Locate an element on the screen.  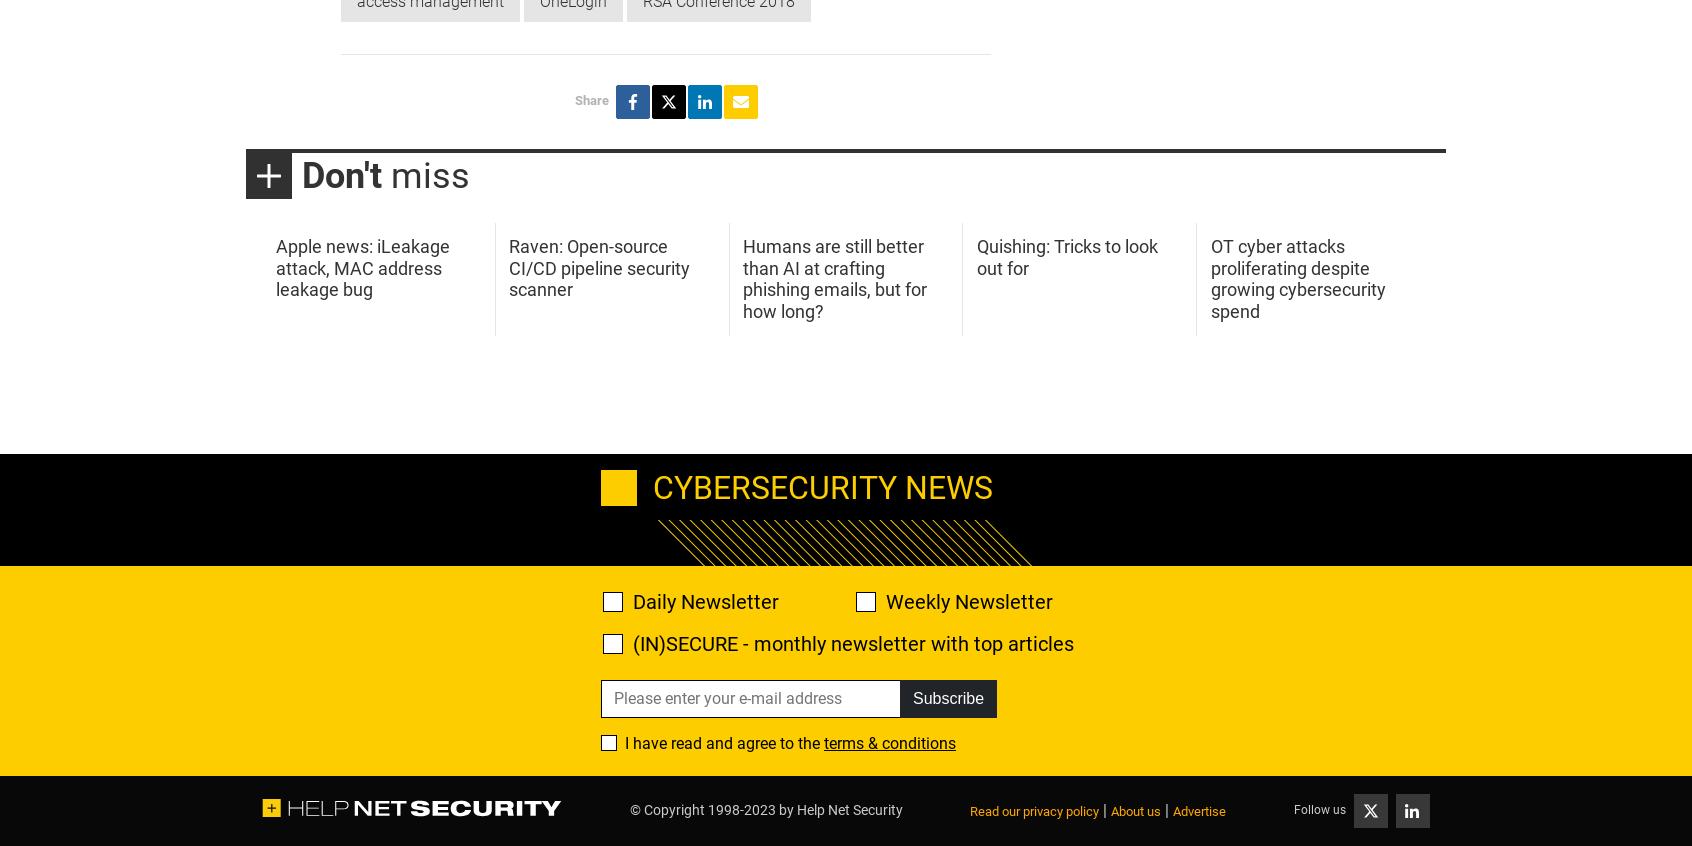
'Read our privacy policy' is located at coordinates (1033, 810).